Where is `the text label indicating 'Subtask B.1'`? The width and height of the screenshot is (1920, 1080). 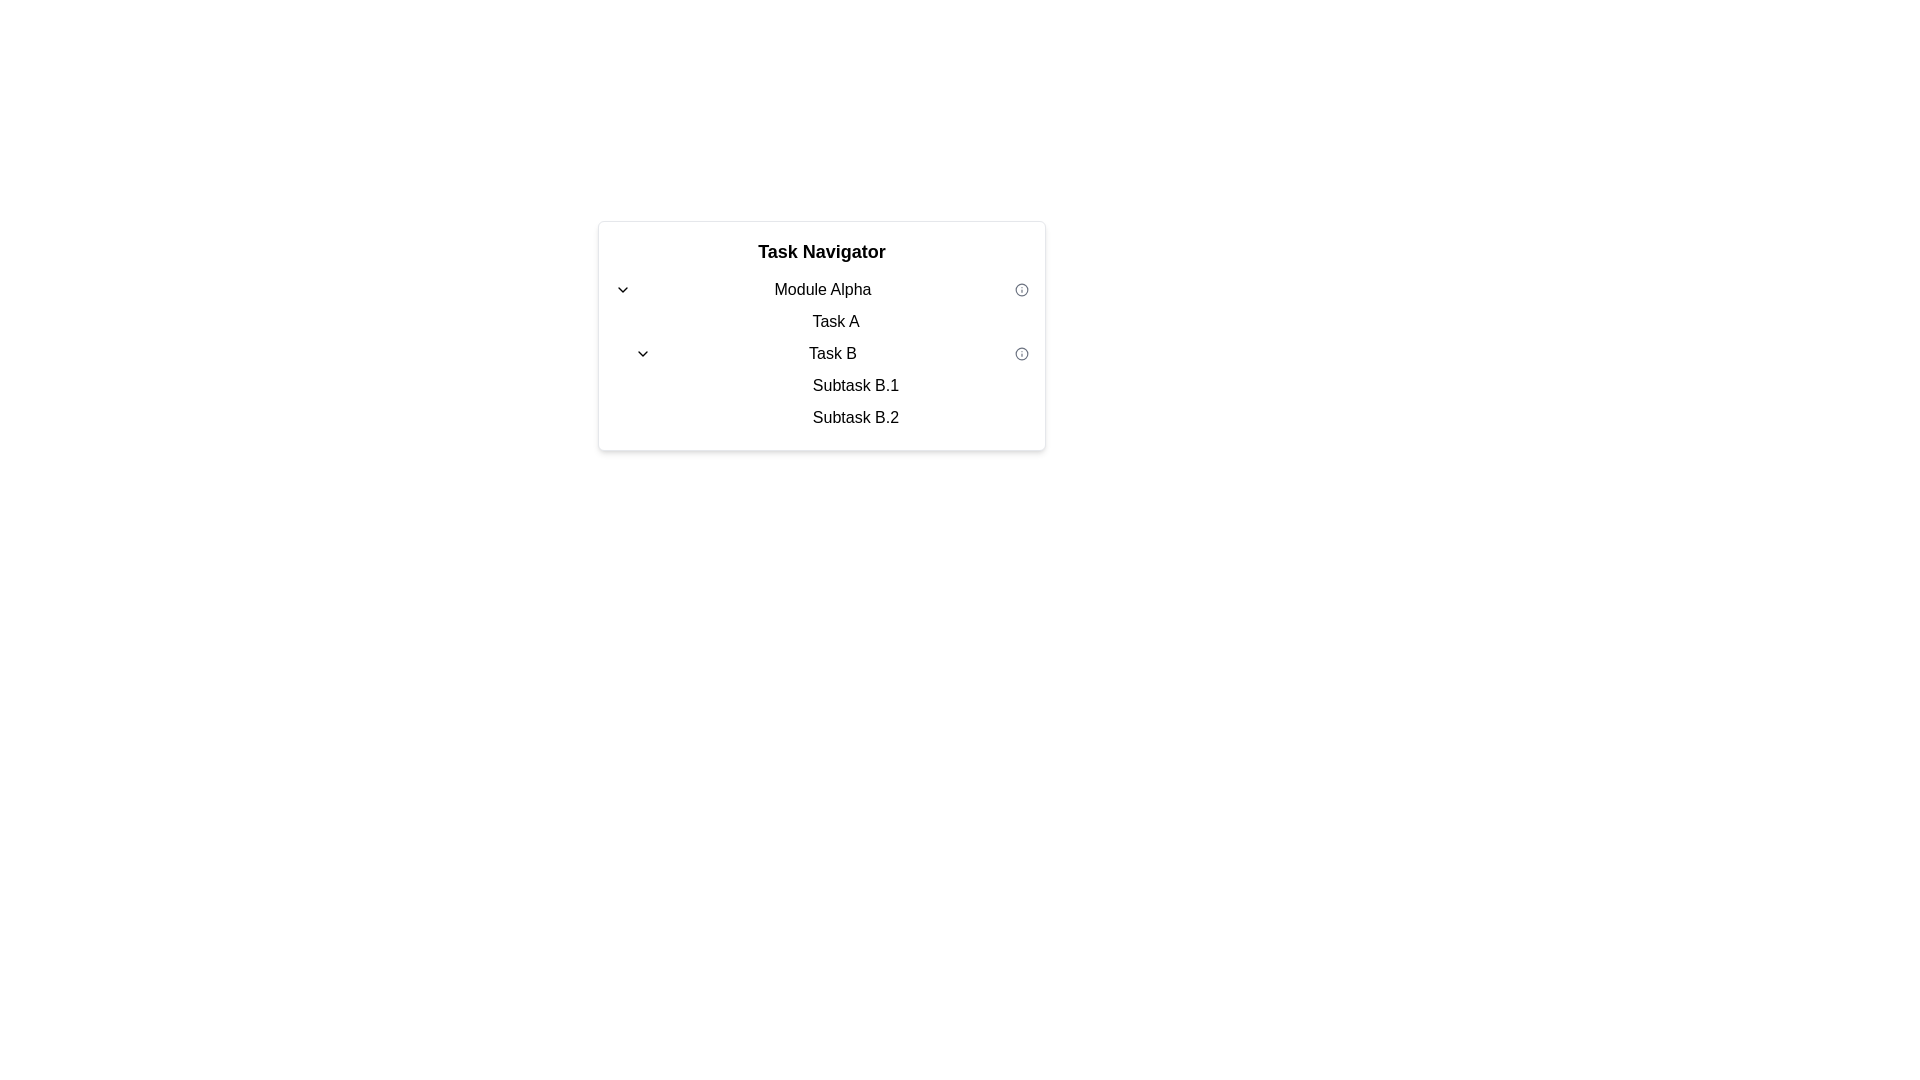
the text label indicating 'Subtask B.1' is located at coordinates (855, 385).